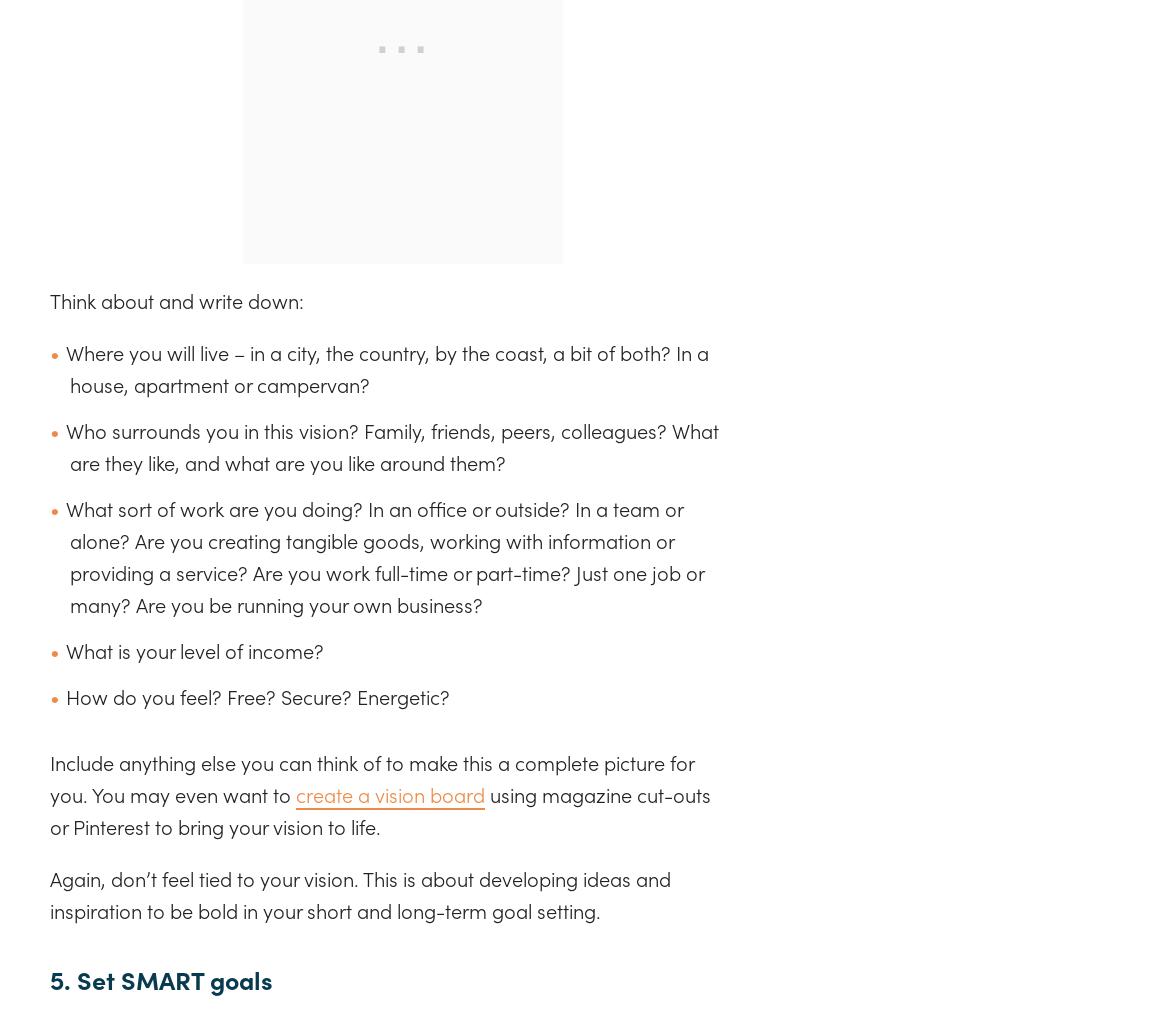  Describe the element at coordinates (65, 556) in the screenshot. I see `'What sort of work are you doing? In an office or outside? In a team or alone? Are you creating tangible goods, working with information or providing a service? Are you work full-time or part-time? Just one job or many? Are you be running your own business?'` at that location.